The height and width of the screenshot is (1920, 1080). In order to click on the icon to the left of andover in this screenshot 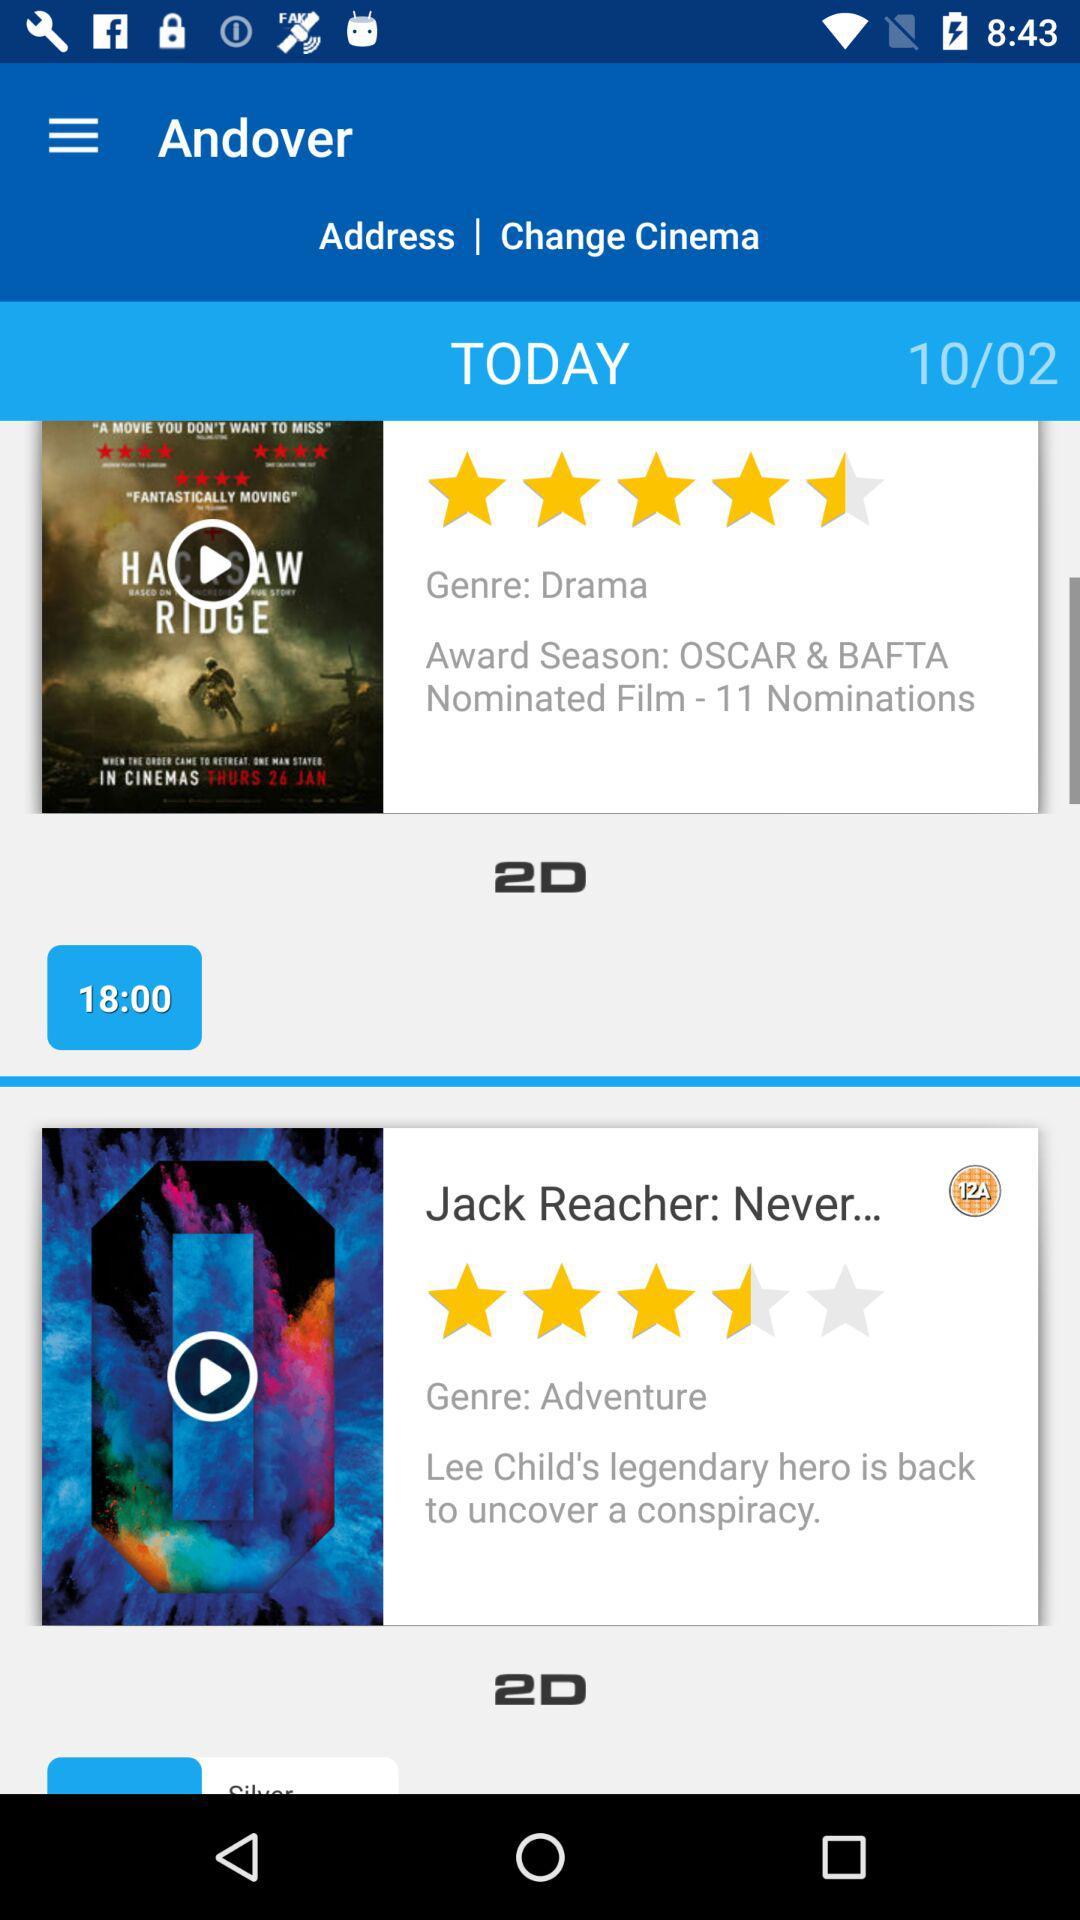, I will do `click(72, 135)`.